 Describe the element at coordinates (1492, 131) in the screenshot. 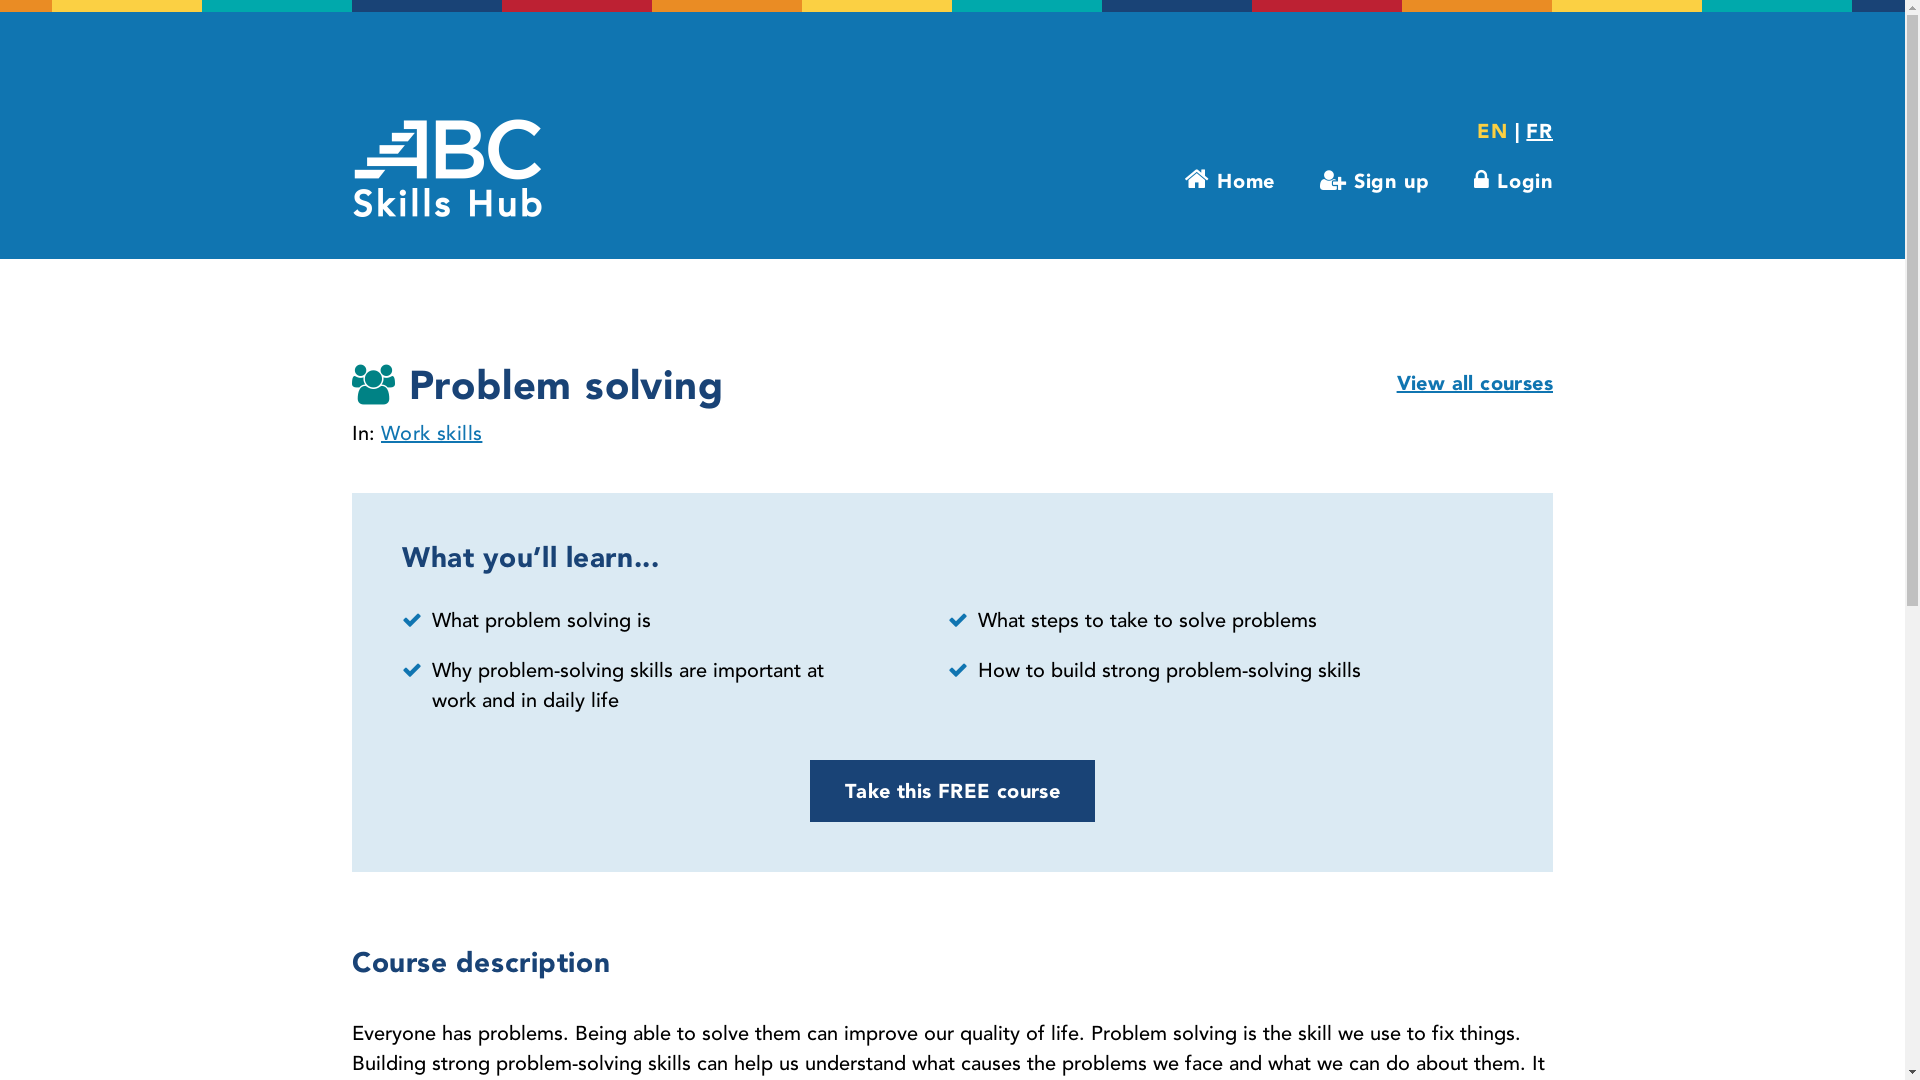

I see `'EN'` at that location.